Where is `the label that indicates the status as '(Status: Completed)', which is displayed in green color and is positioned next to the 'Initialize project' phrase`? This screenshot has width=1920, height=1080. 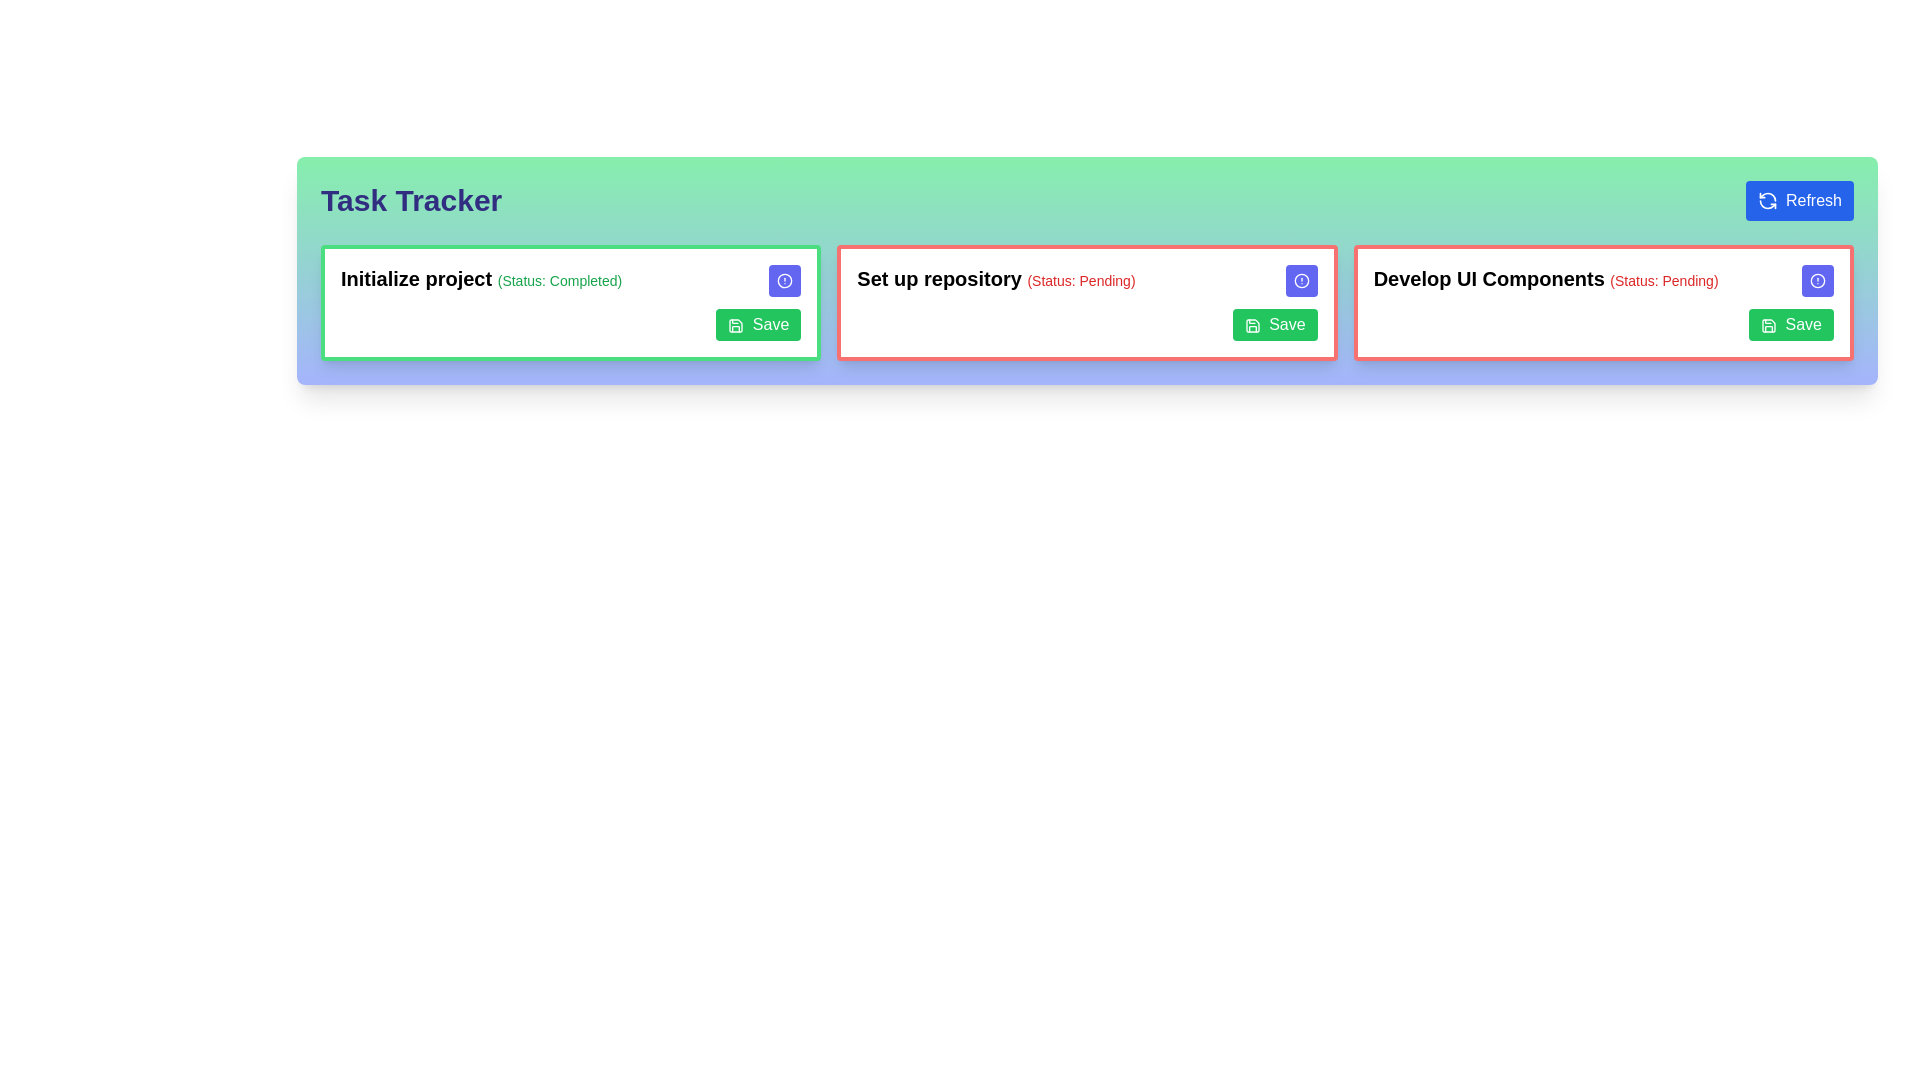
the label that indicates the status as '(Status: Completed)', which is displayed in green color and is positioned next to the 'Initialize project' phrase is located at coordinates (560, 281).